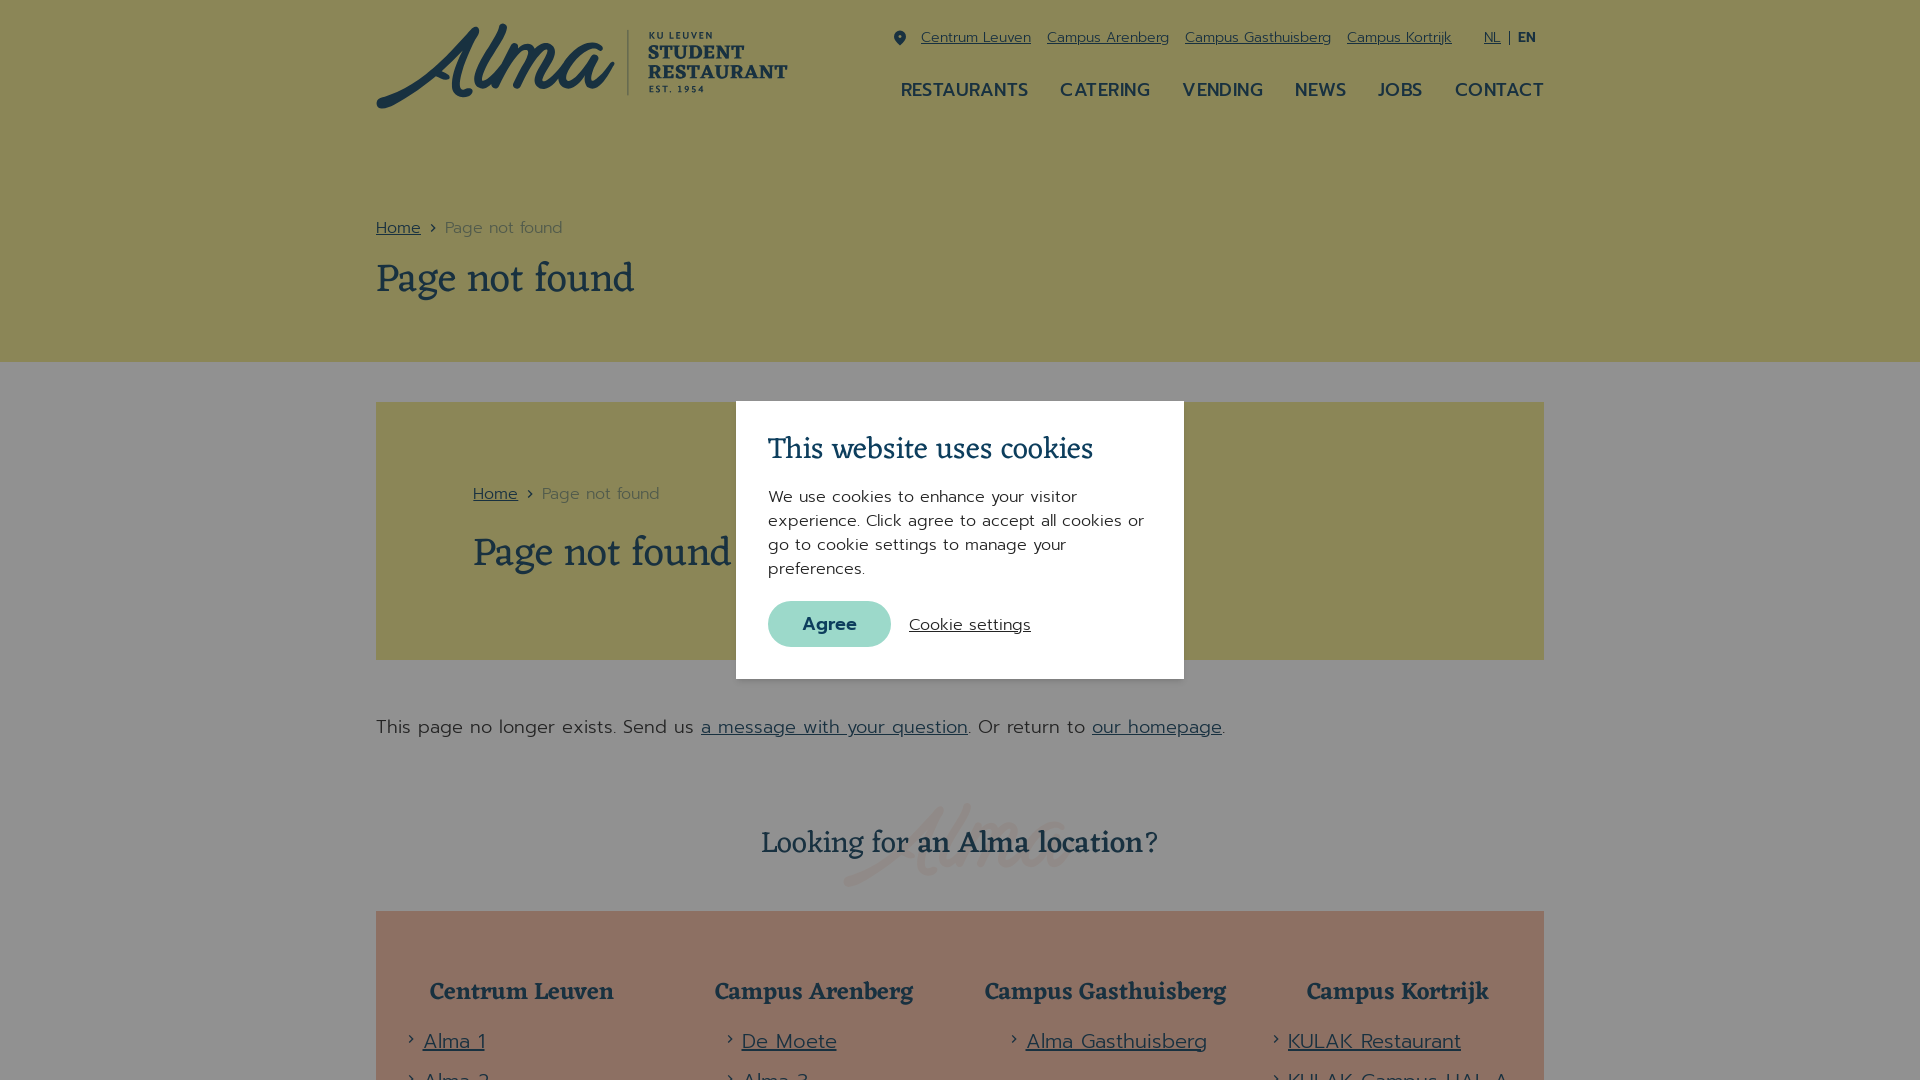 Image resolution: width=1920 pixels, height=1080 pixels. Describe the element at coordinates (1256, 37) in the screenshot. I see `'Campus Gasthuisberg'` at that location.